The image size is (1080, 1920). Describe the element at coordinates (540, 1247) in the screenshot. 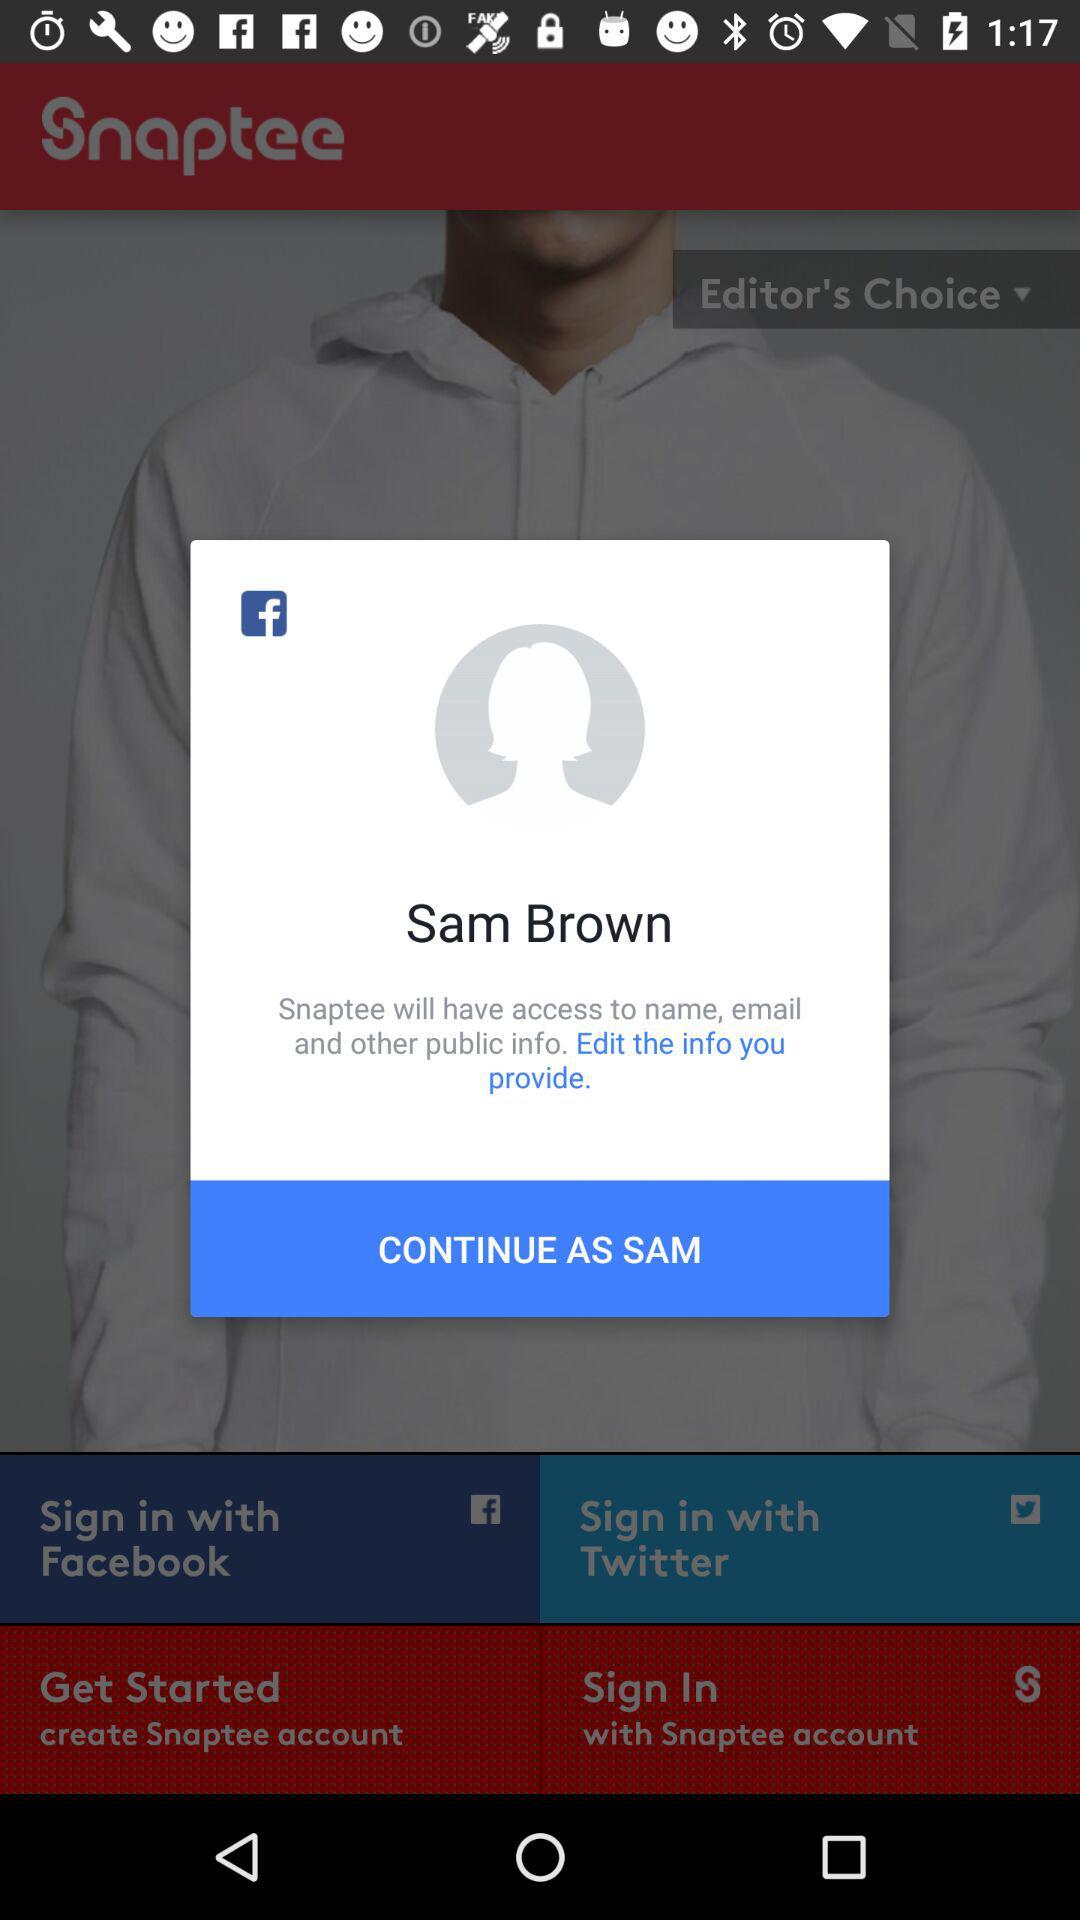

I see `icon below the snaptee will have item` at that location.